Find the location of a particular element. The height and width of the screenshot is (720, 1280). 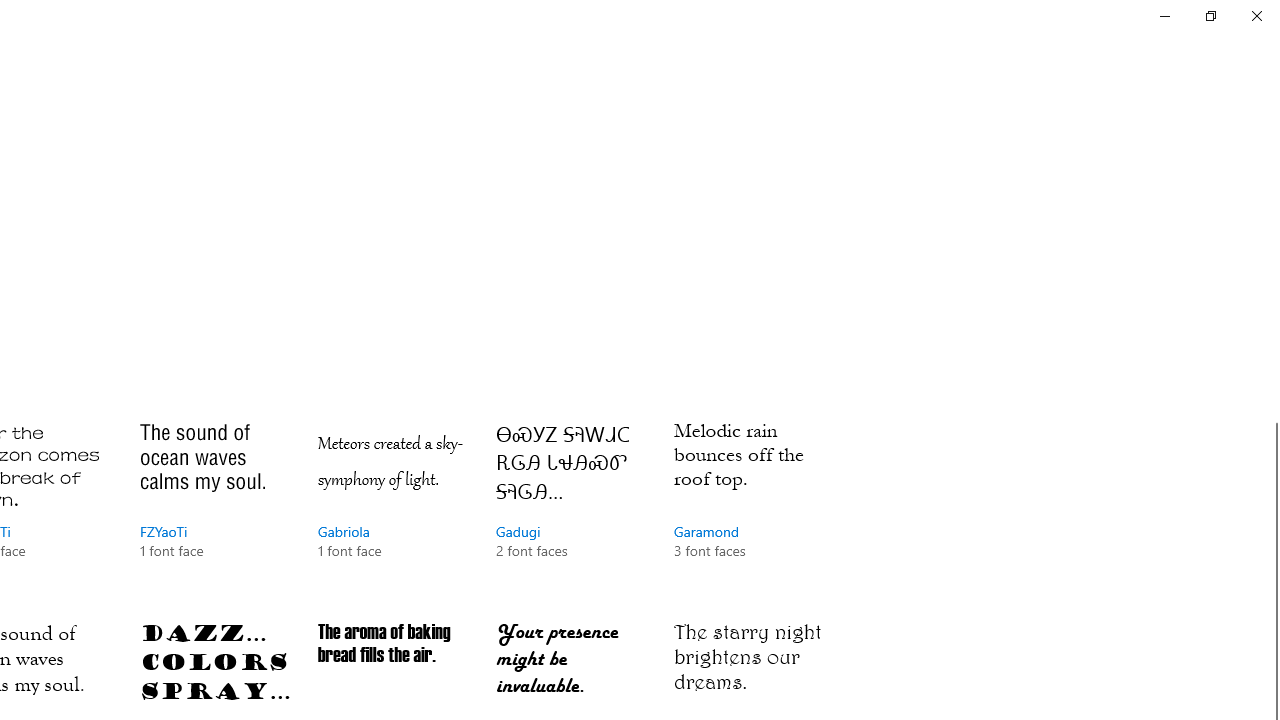

'Close Settings' is located at coordinates (1255, 15).